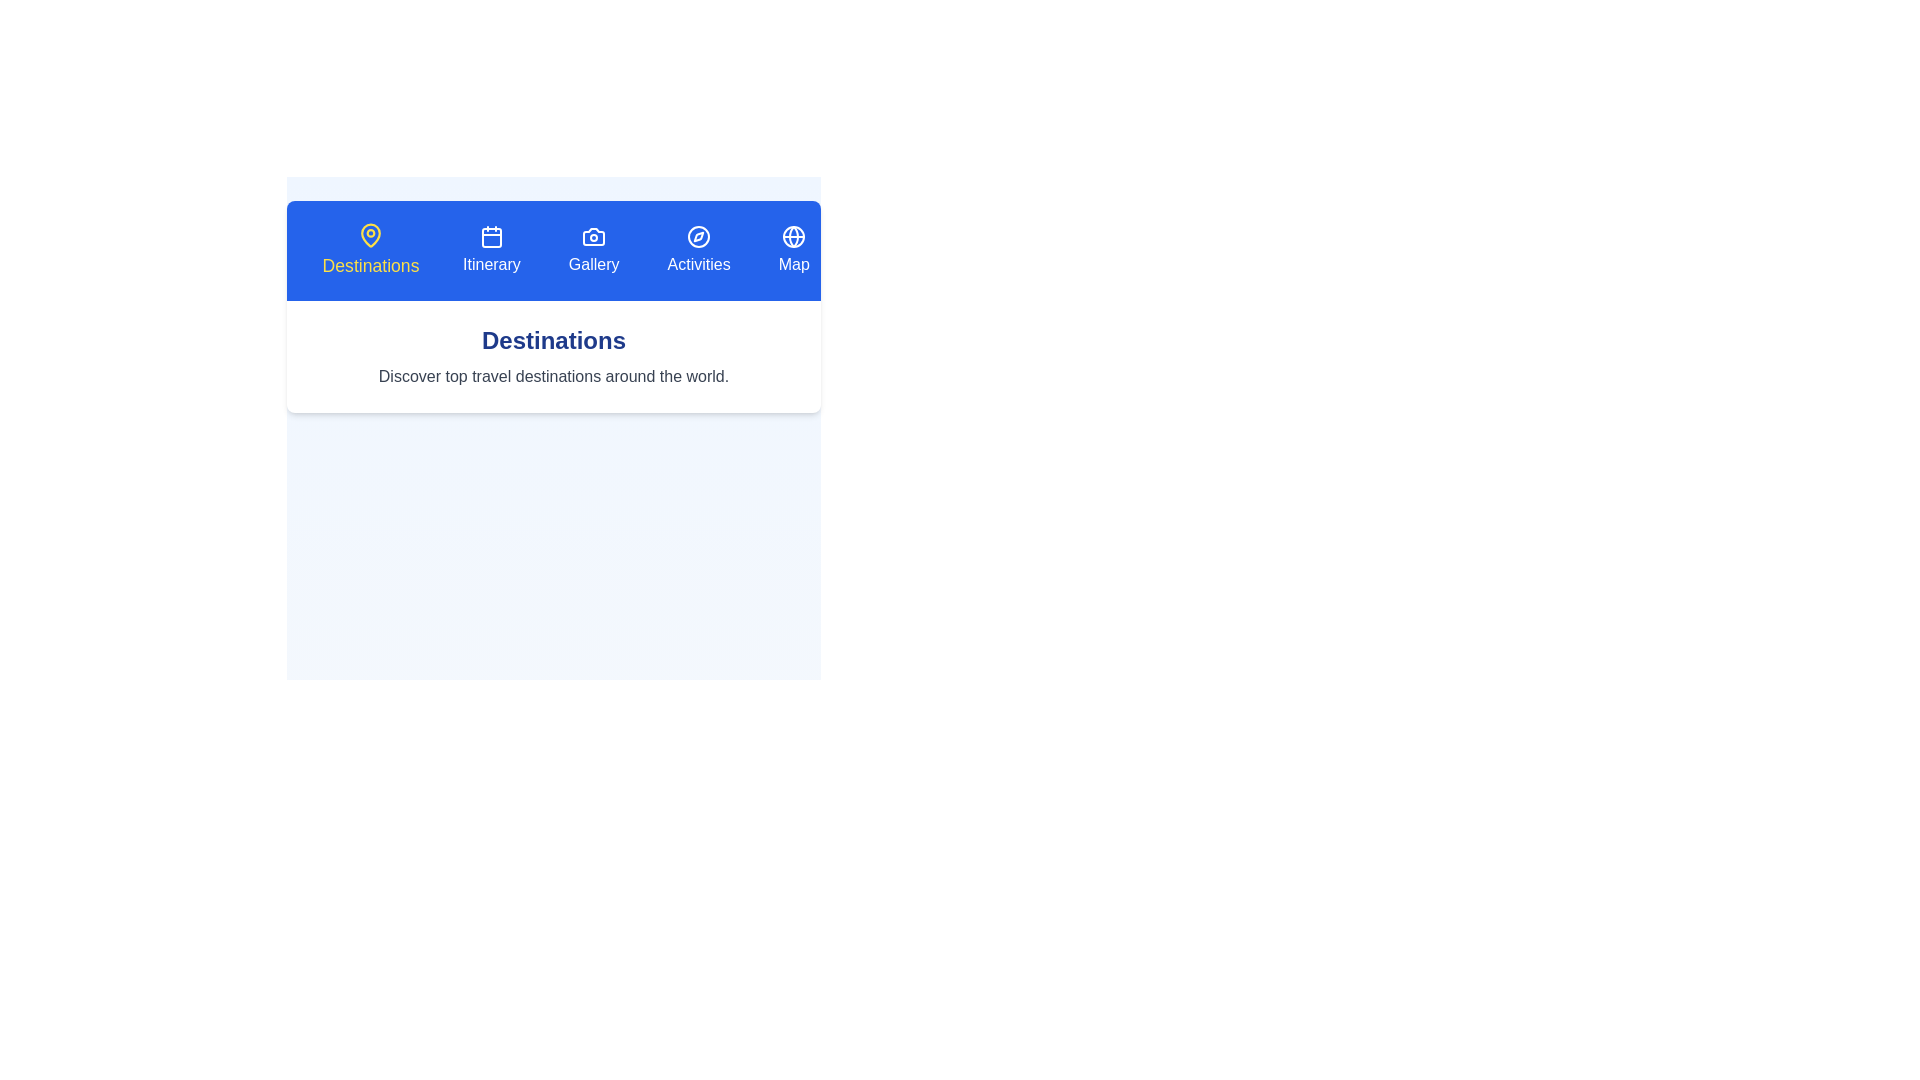 The height and width of the screenshot is (1080, 1920). Describe the element at coordinates (793, 235) in the screenshot. I see `the globe icon representing the 'Map' section in the navigation bar at the top right corner of the interface, adjacent to the 'Activities' option` at that location.